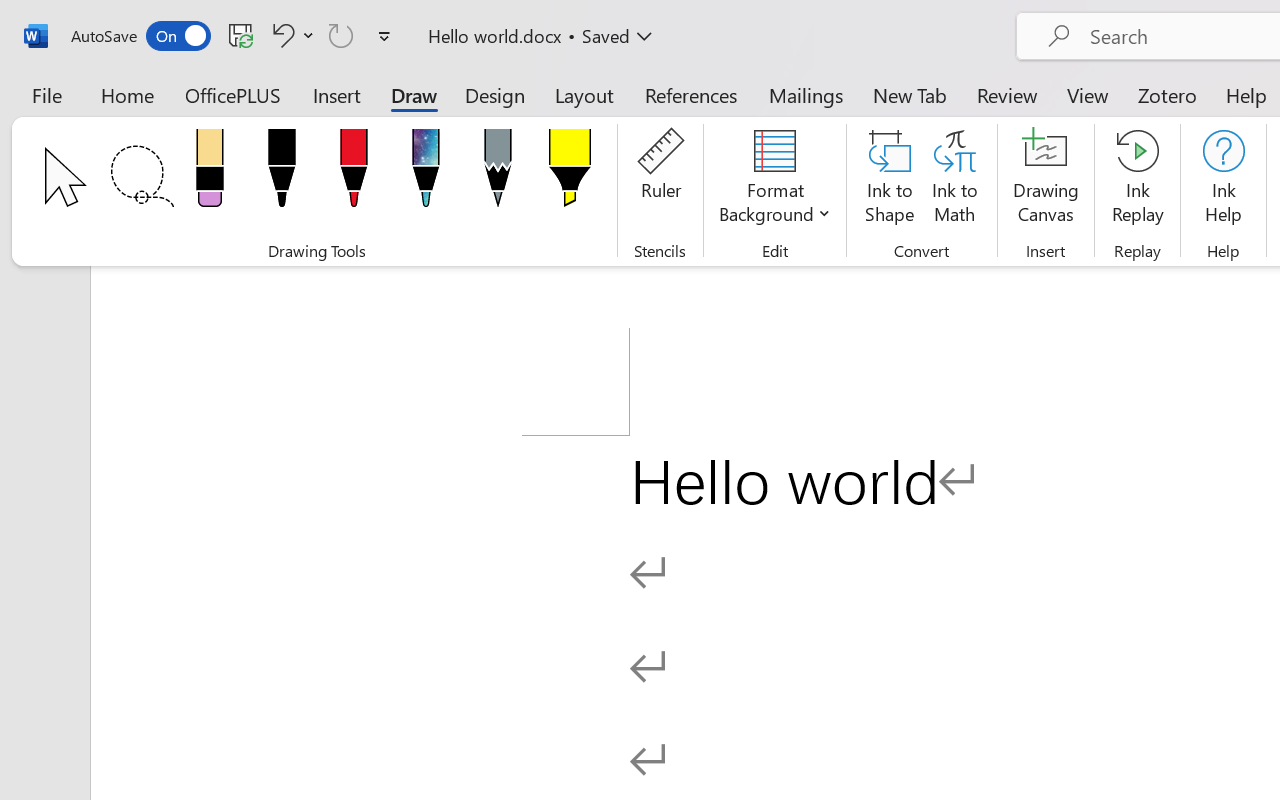 This screenshot has width=1280, height=800. I want to click on 'Ink to Shape', so click(889, 179).